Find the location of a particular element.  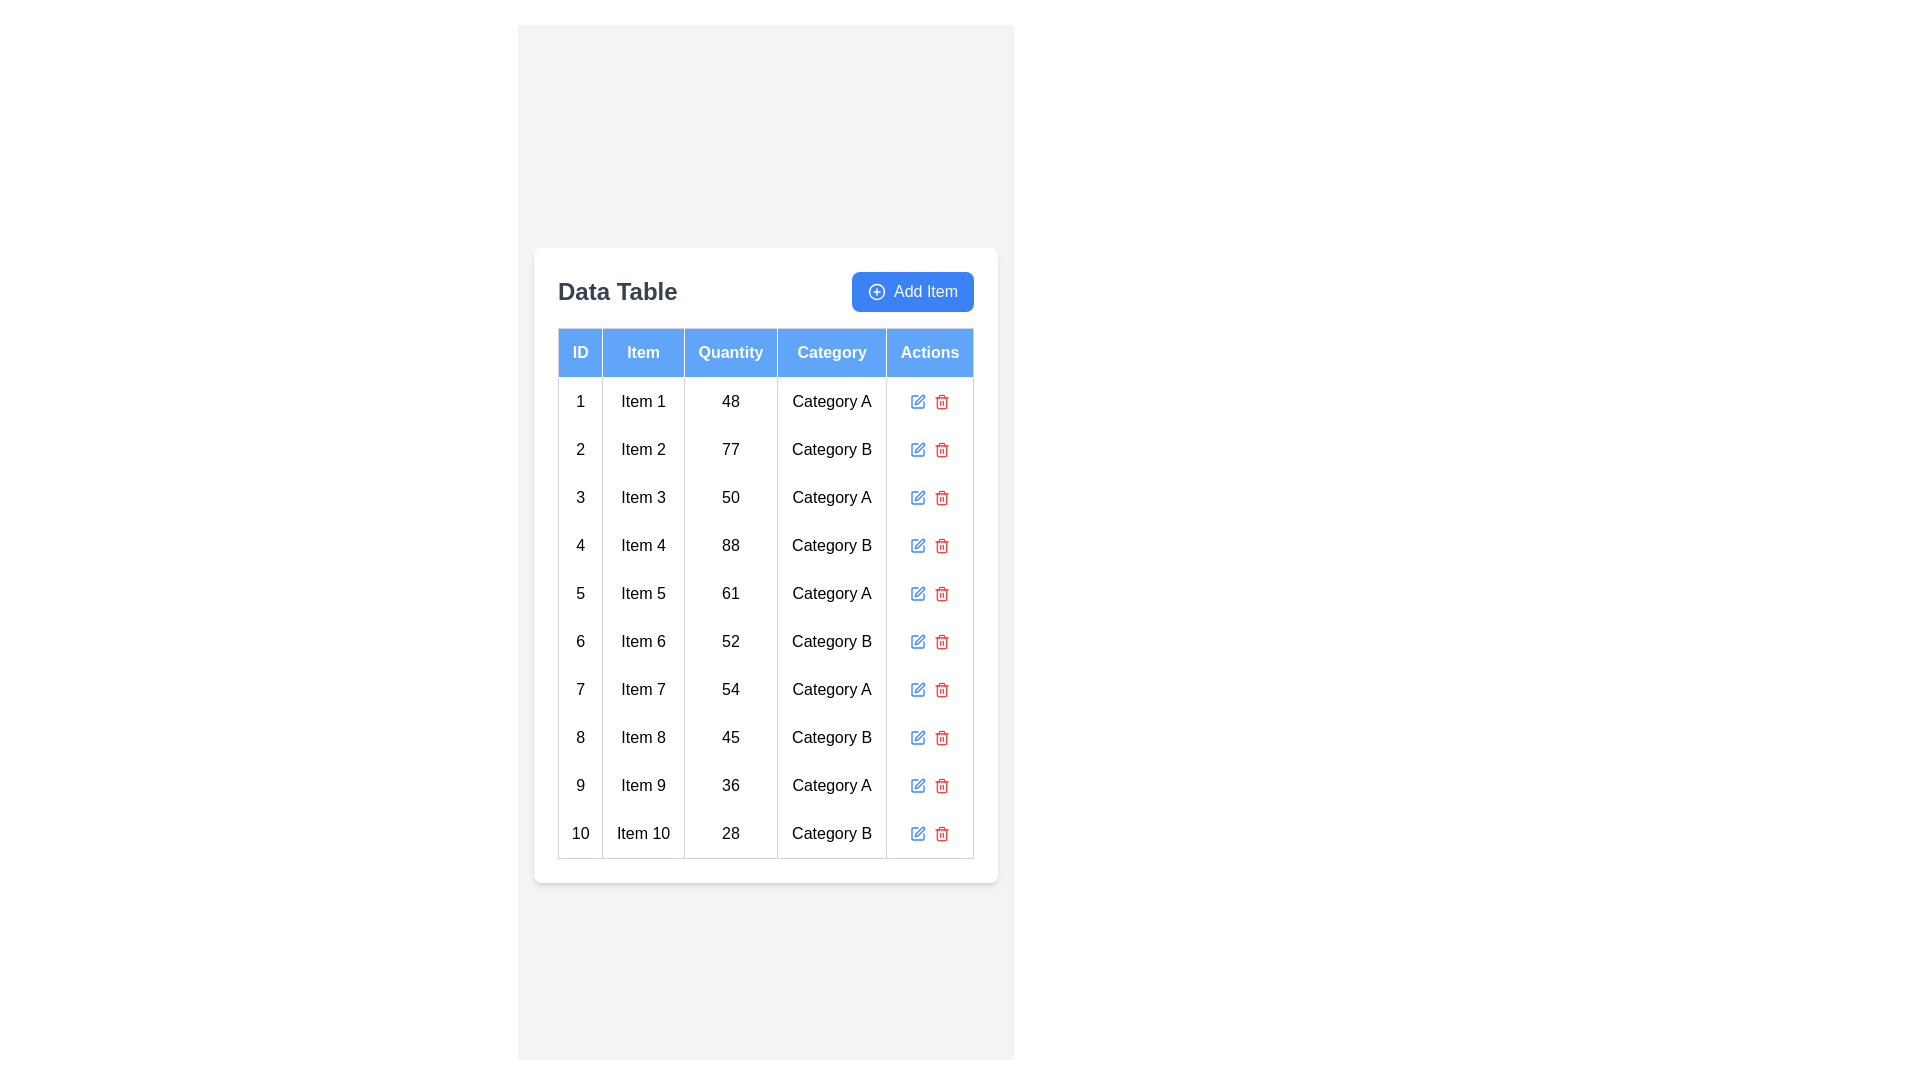

the 'Quantity' text label in the first row of the data table, which represents the quantity value of the first item is located at coordinates (729, 401).